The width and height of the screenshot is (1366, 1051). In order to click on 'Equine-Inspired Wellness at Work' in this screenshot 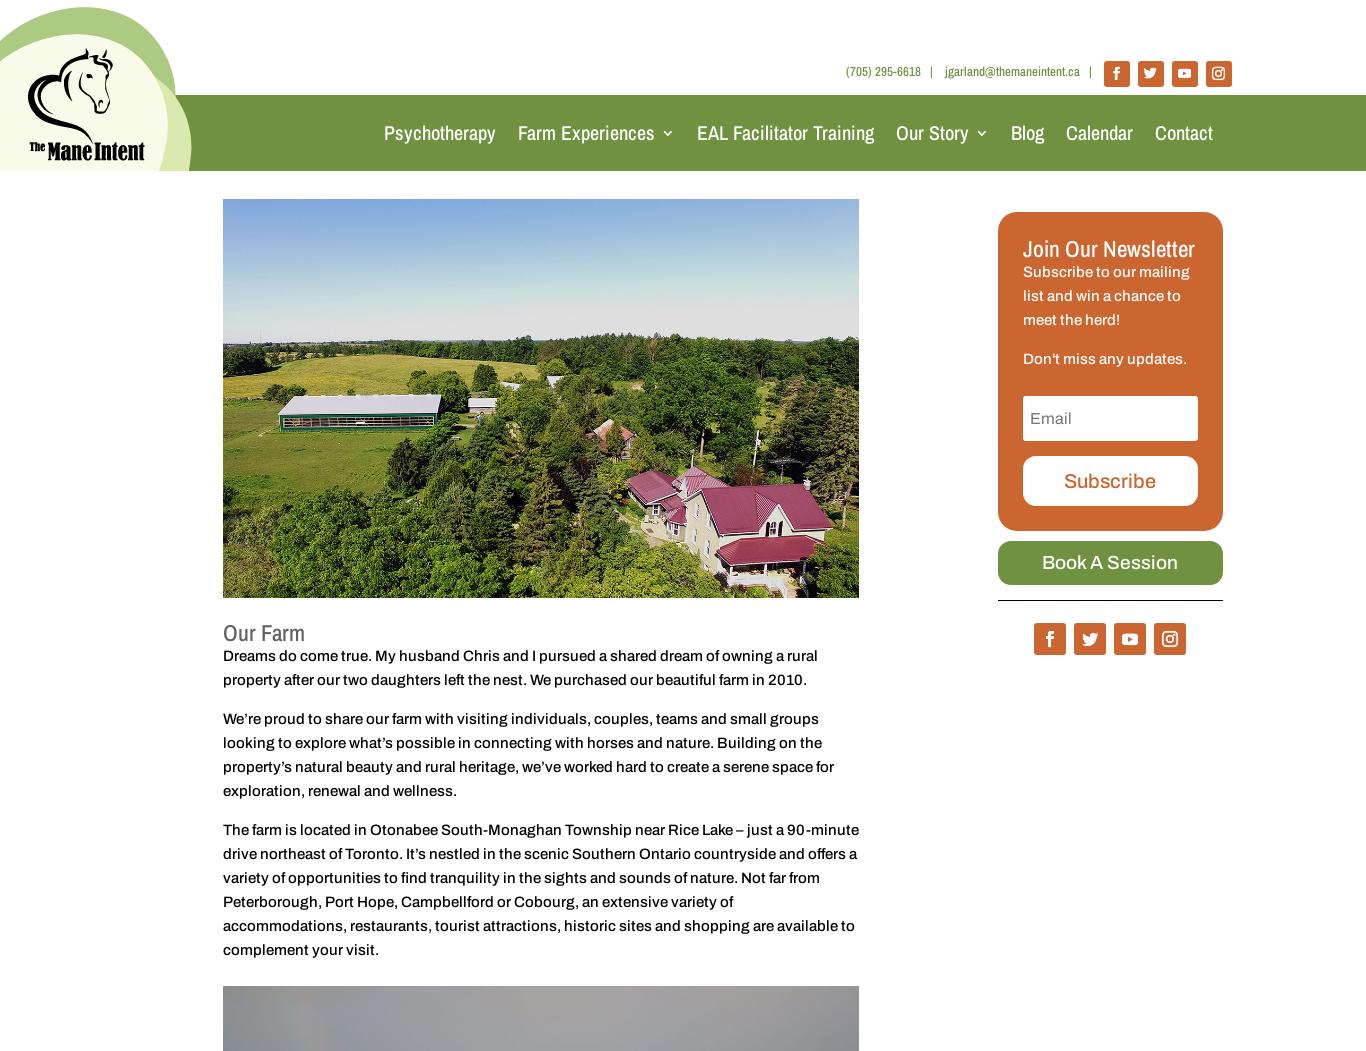, I will do `click(610, 321)`.